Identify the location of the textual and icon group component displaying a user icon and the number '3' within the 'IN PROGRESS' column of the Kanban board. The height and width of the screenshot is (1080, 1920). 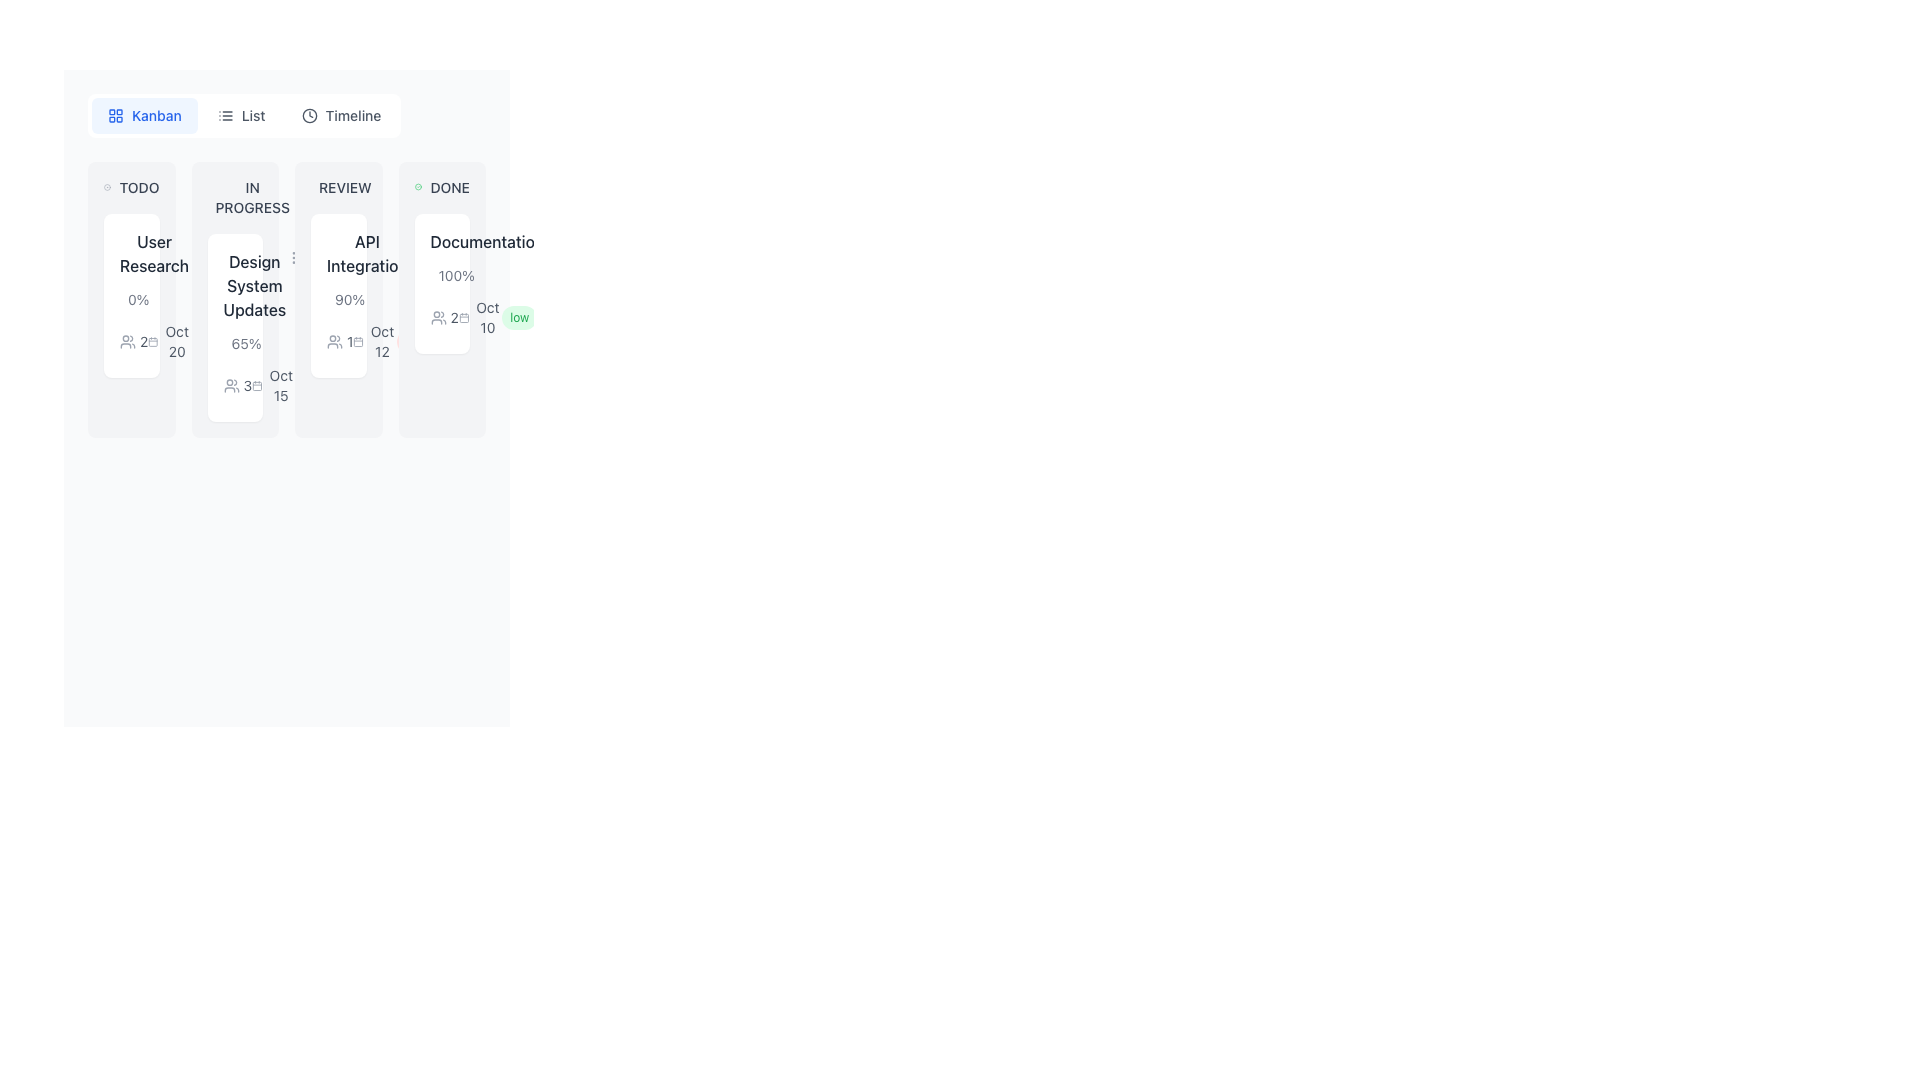
(237, 385).